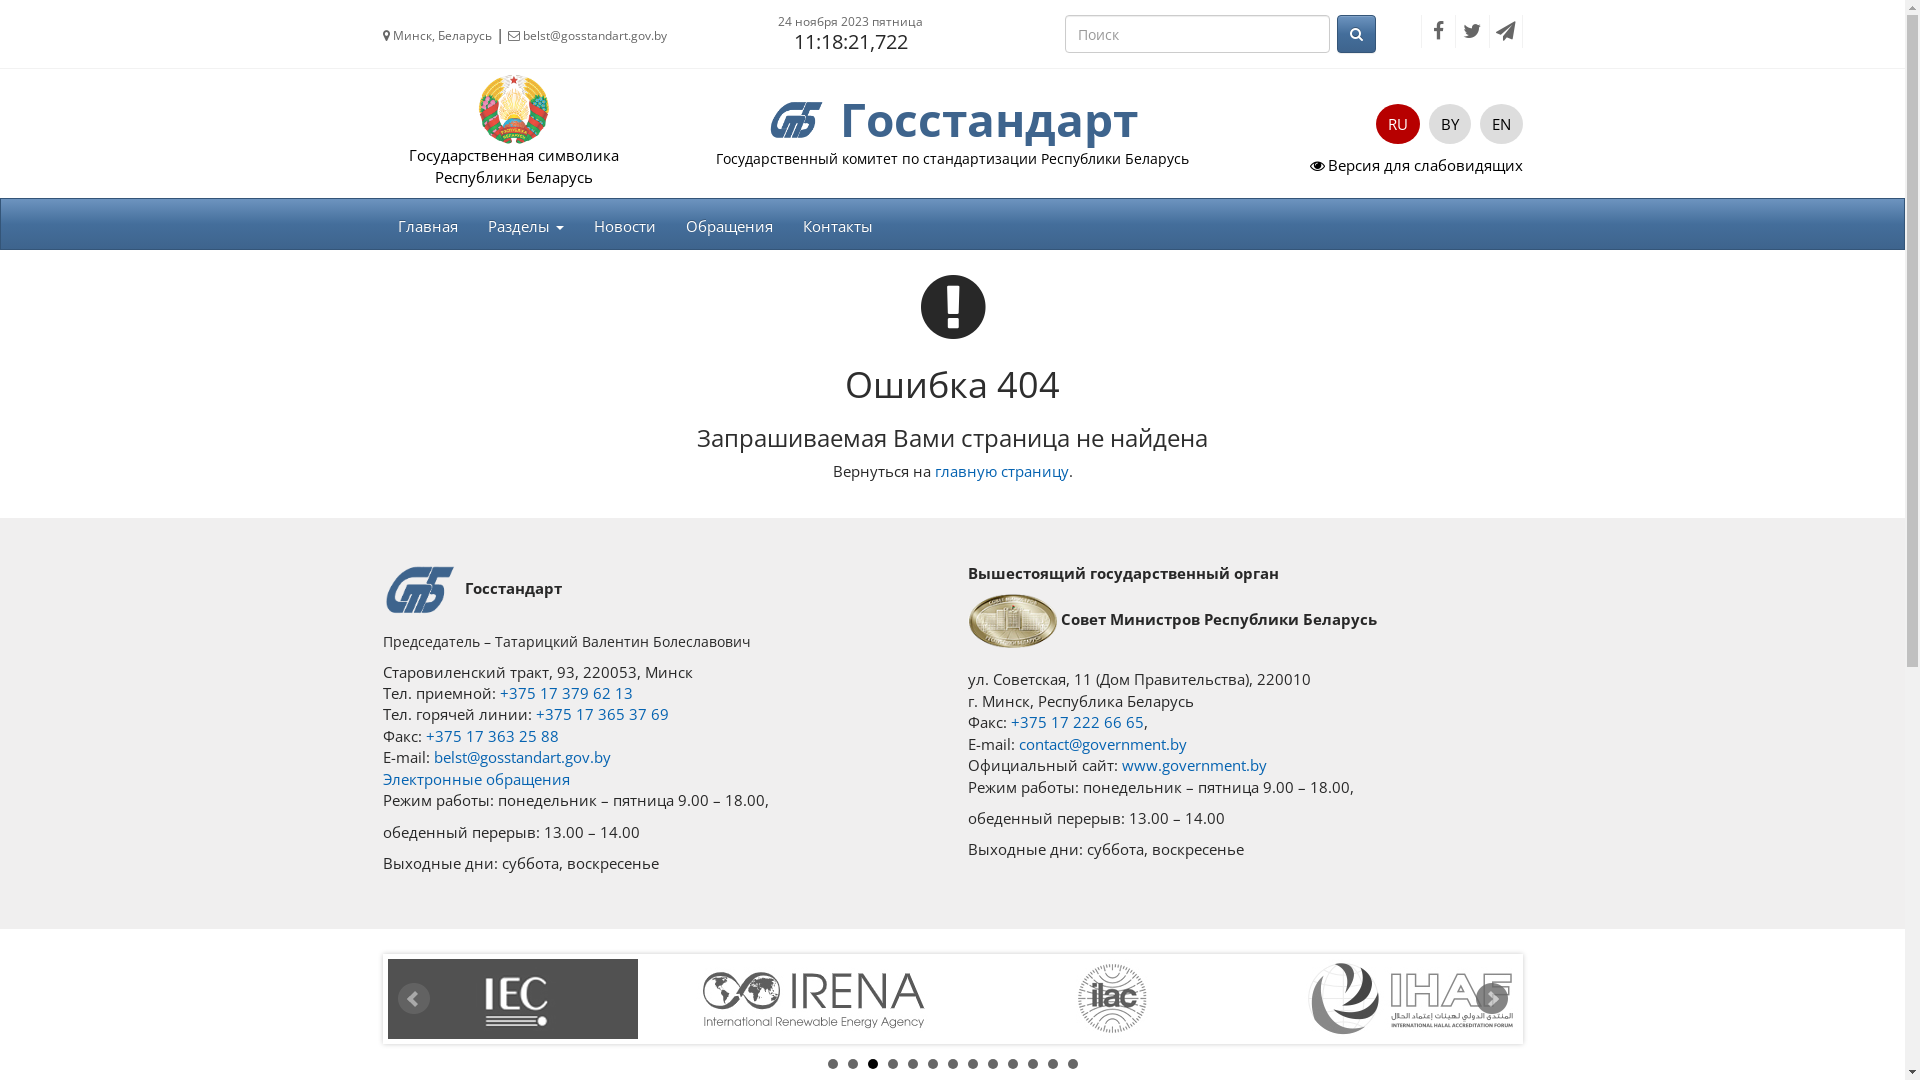  What do you see at coordinates (522, 756) in the screenshot?
I see `'belst@gosstandart.gov.by'` at bounding box center [522, 756].